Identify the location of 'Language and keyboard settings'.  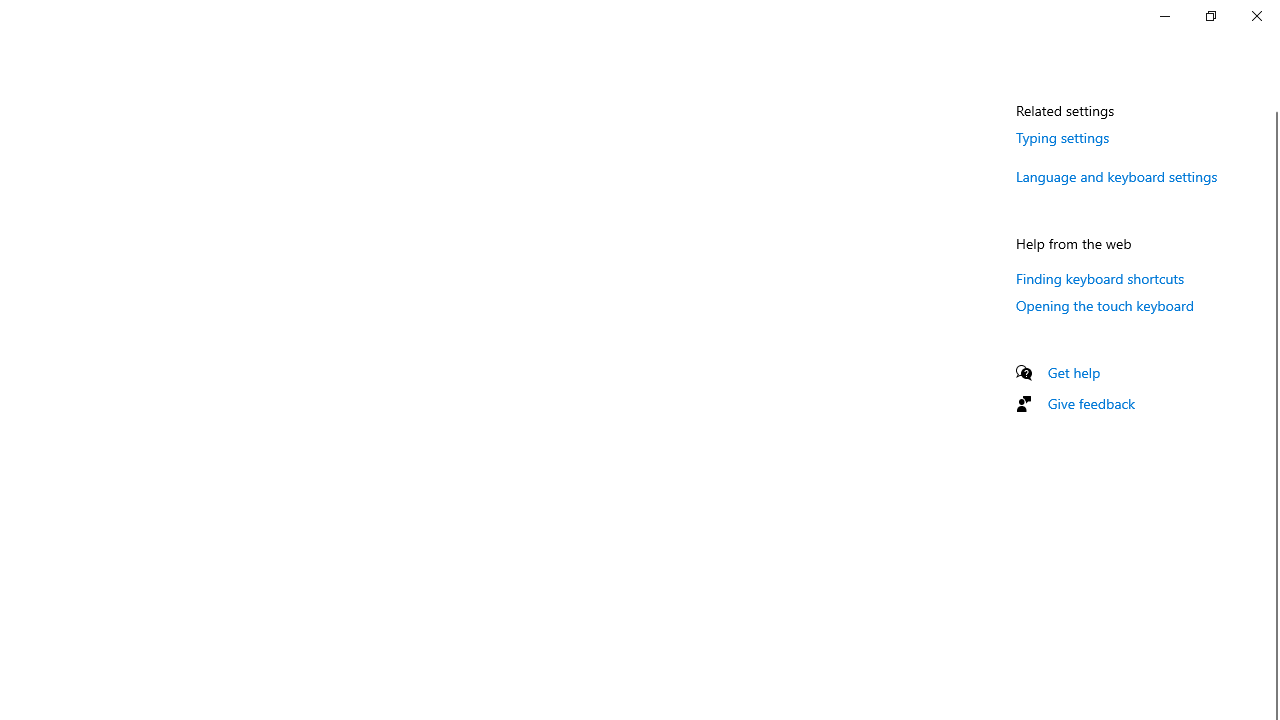
(1116, 175).